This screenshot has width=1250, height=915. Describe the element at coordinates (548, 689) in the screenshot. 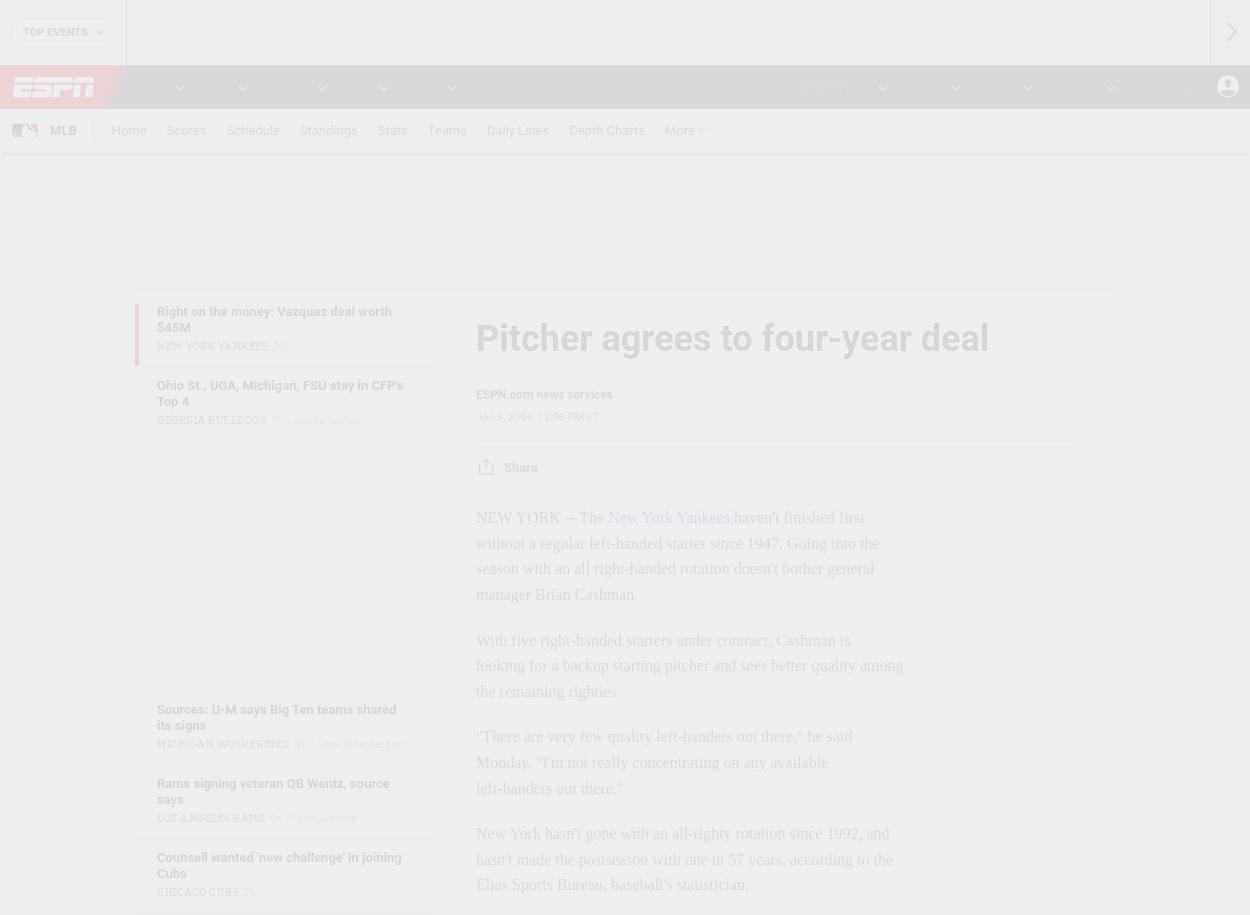

I see `'the remaining righties.'` at that location.